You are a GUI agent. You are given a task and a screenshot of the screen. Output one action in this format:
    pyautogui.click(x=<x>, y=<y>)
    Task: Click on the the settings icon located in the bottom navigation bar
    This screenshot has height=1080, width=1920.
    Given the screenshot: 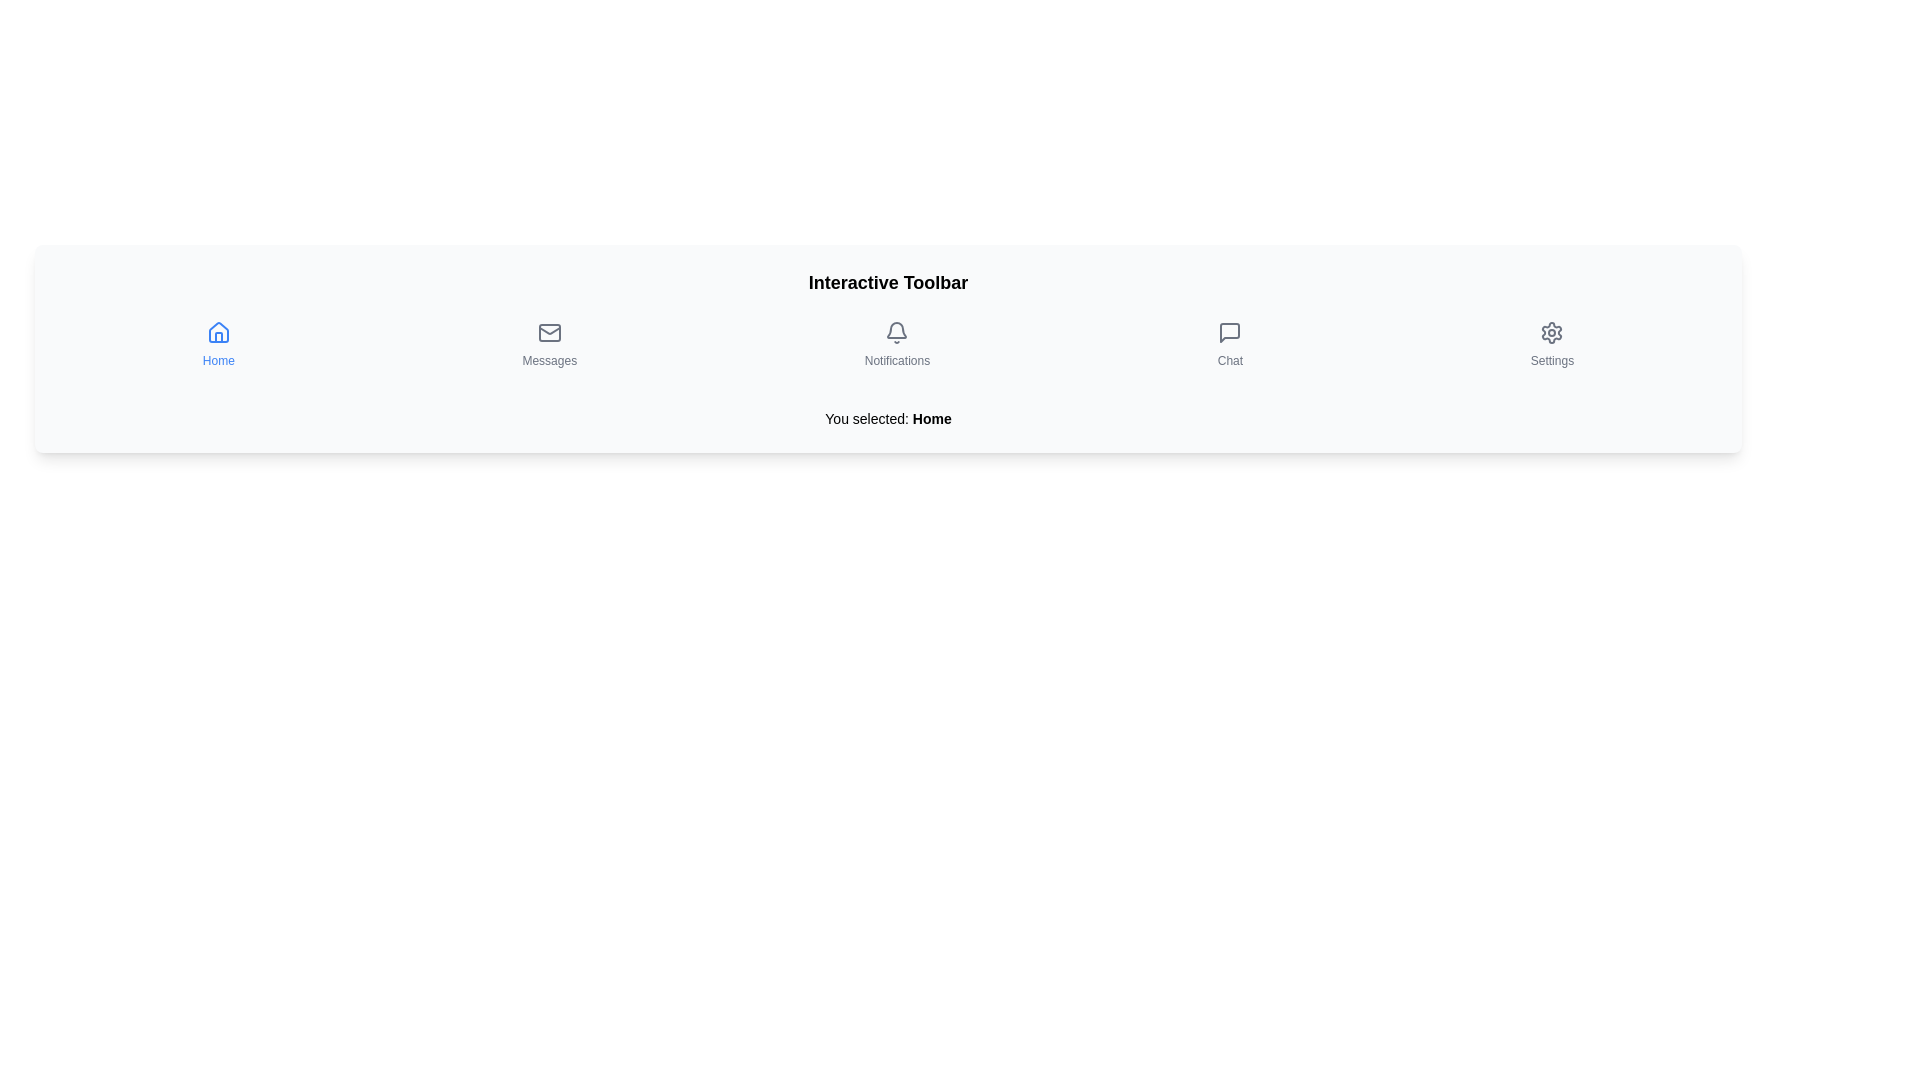 What is the action you would take?
    pyautogui.click(x=1551, y=331)
    